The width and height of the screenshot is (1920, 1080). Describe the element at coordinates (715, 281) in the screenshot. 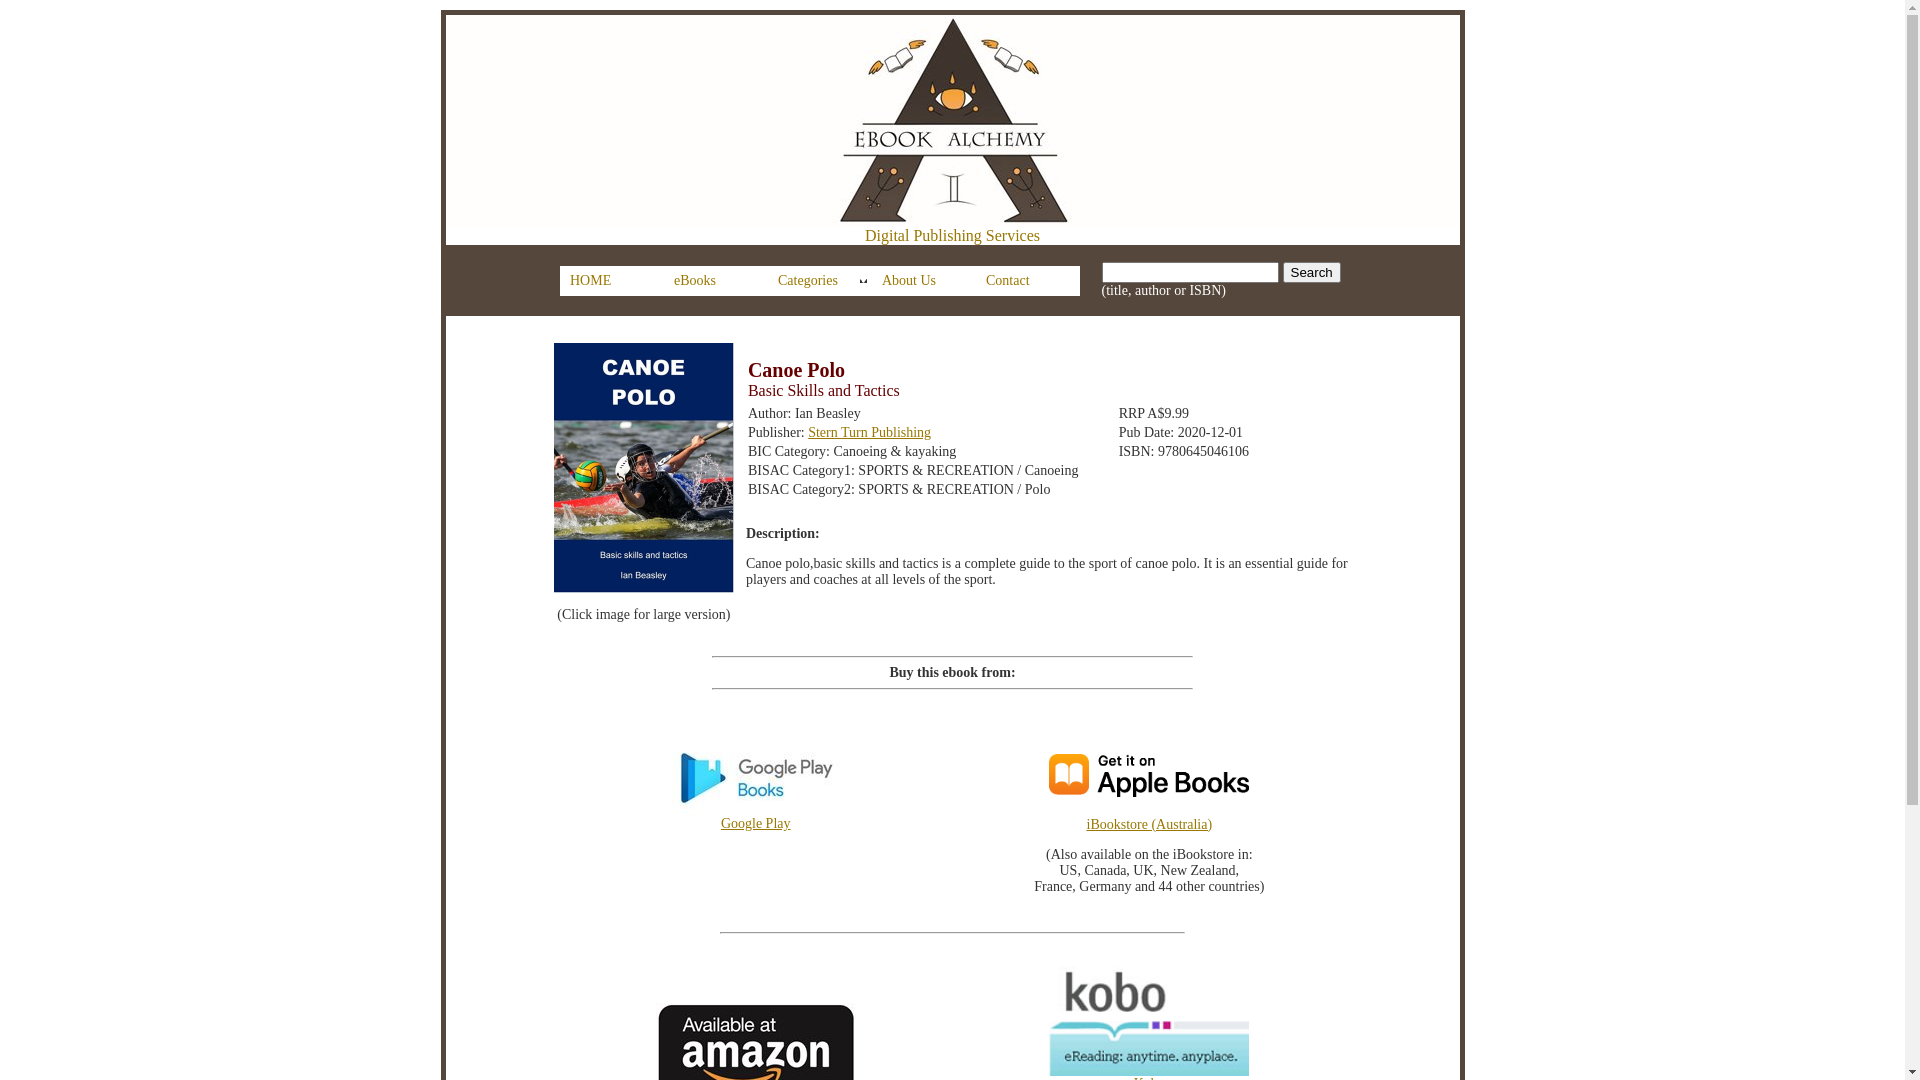

I see `'eBooks'` at that location.